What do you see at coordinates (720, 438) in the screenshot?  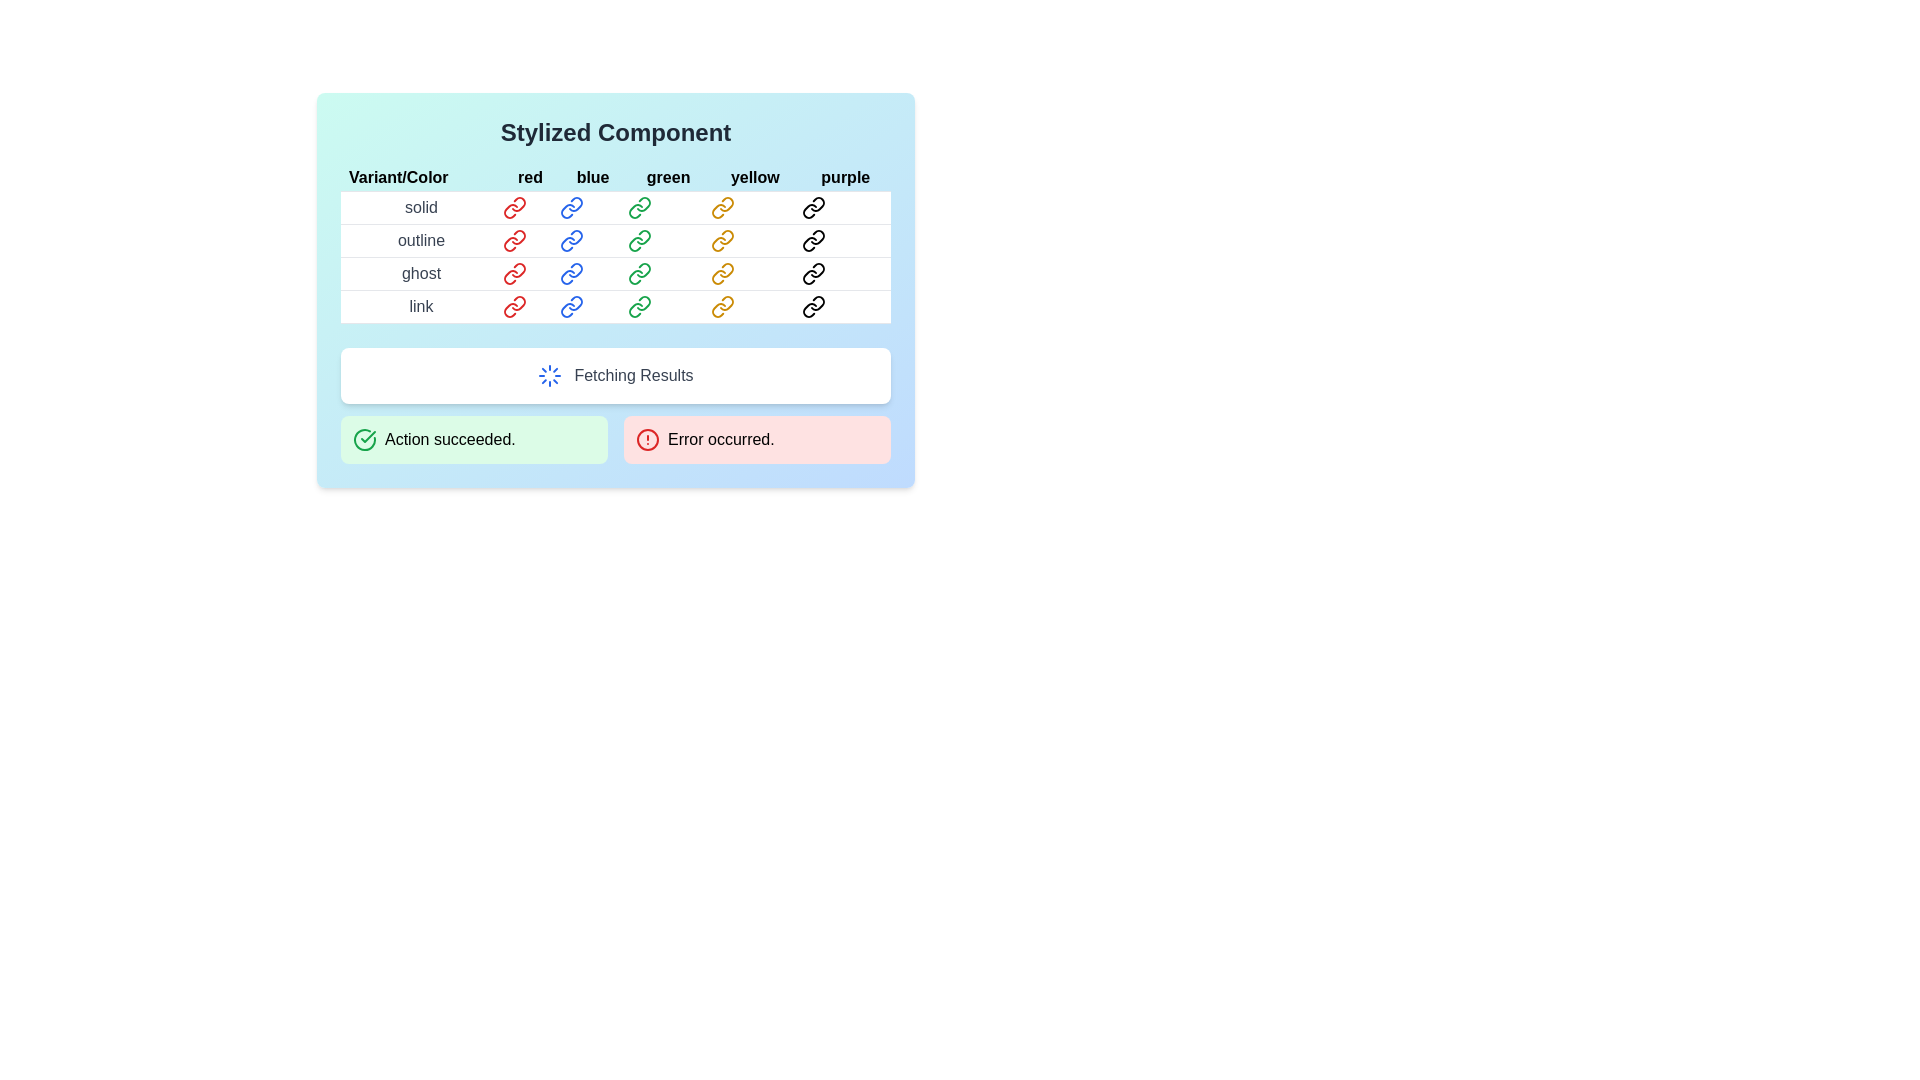 I see `the text label displaying 'Error occurred.' in bold black characters, which is located in the lower right of the interface with a red background and an alert icon to the left` at bounding box center [720, 438].